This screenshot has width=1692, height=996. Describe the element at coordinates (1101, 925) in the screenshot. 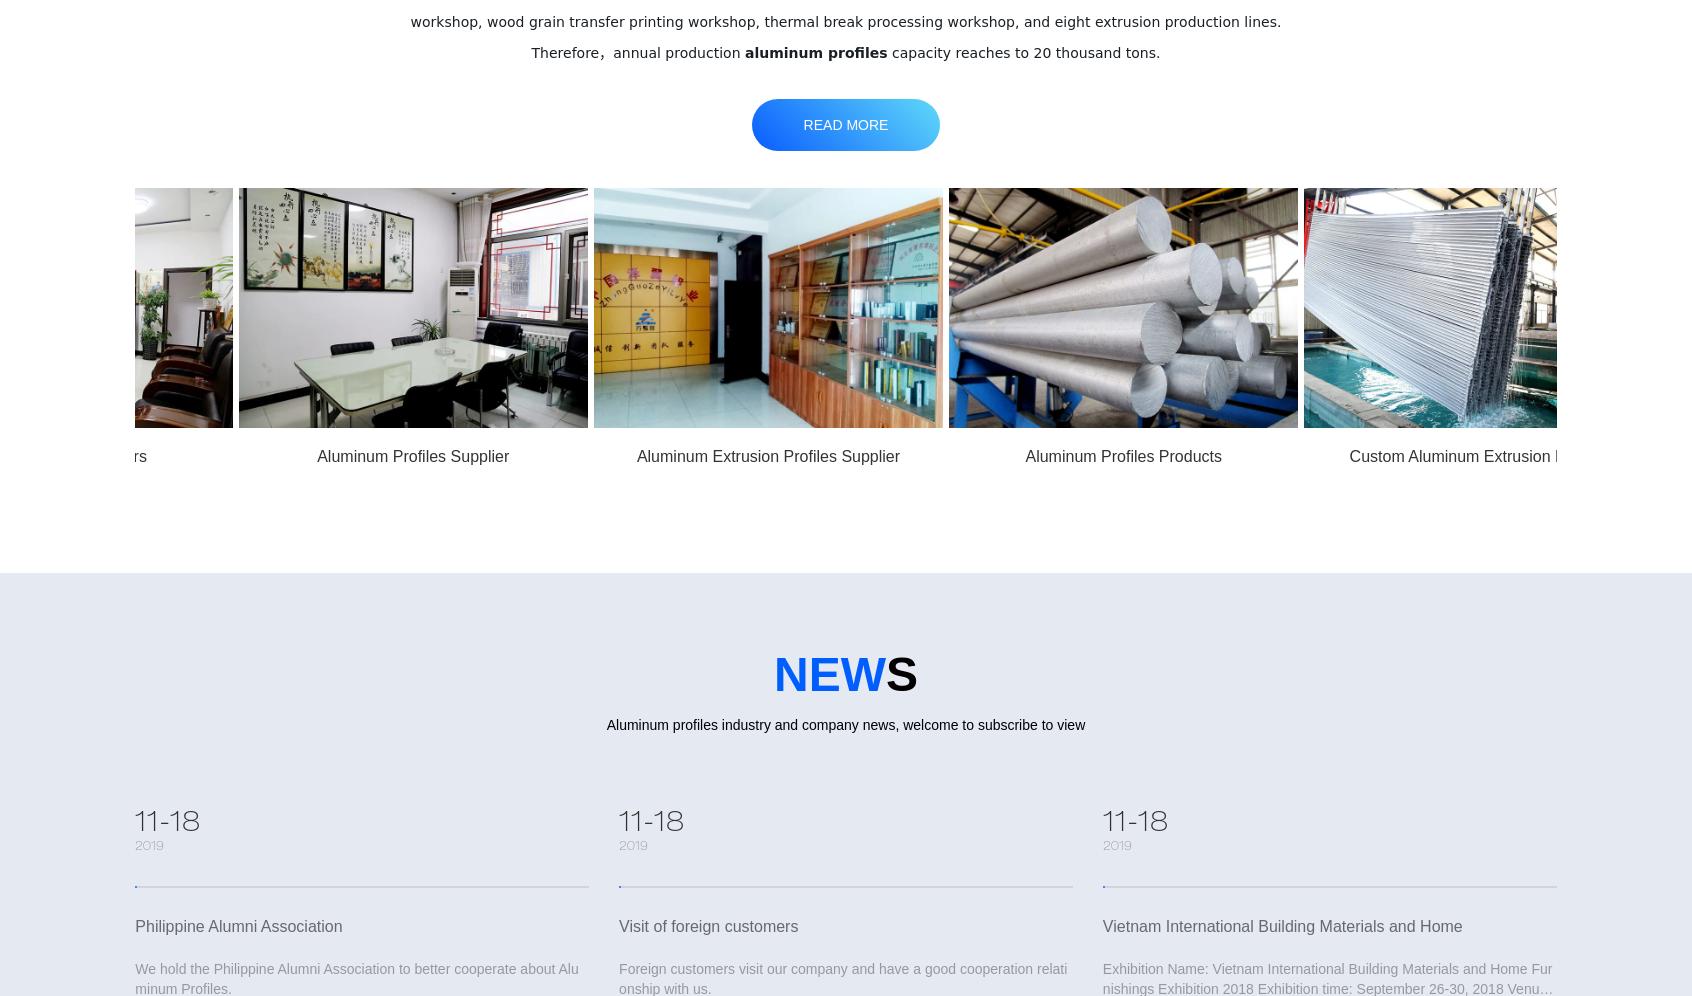

I see `'Vietnam International Building Materials and Home'` at that location.